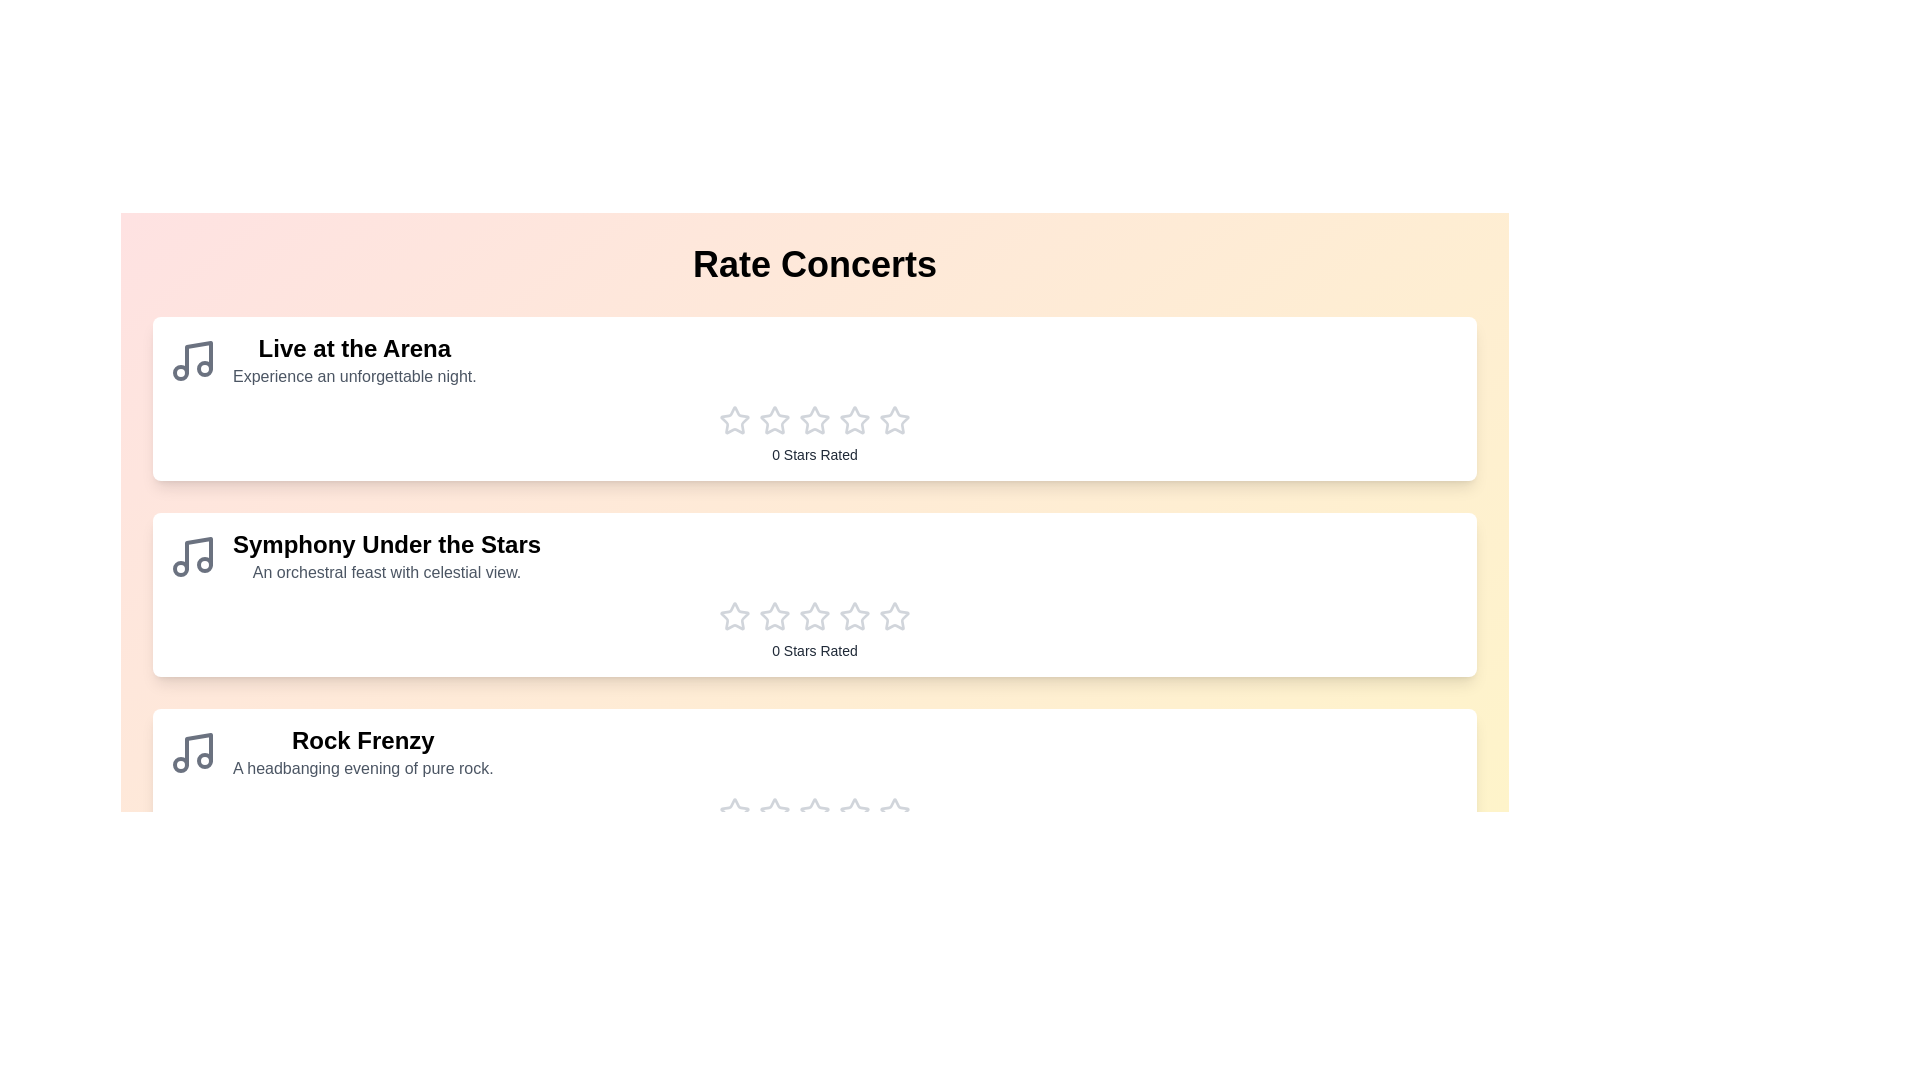 The image size is (1920, 1080). I want to click on the star corresponding to the rating 4 for the concert Live at the Arena, so click(854, 419).